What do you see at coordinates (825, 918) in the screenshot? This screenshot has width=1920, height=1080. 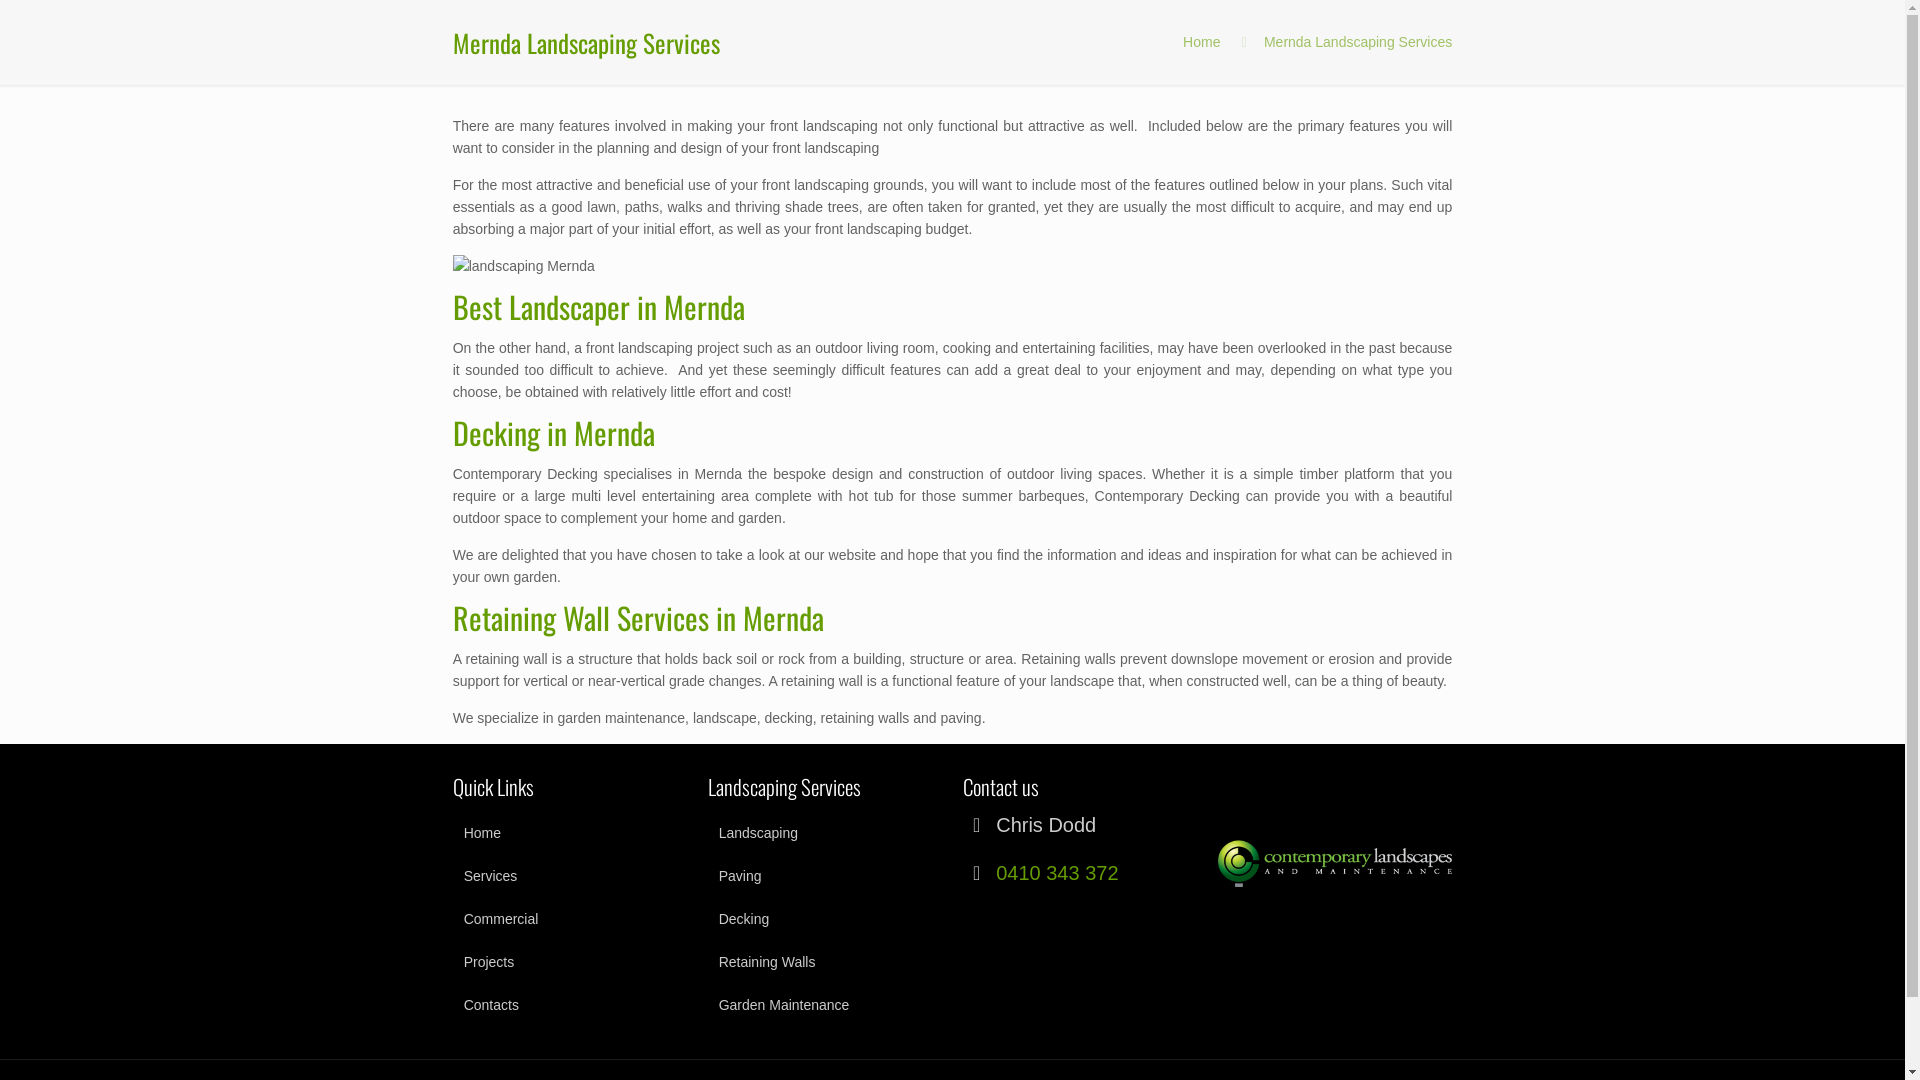 I see `'Decking'` at bounding box center [825, 918].